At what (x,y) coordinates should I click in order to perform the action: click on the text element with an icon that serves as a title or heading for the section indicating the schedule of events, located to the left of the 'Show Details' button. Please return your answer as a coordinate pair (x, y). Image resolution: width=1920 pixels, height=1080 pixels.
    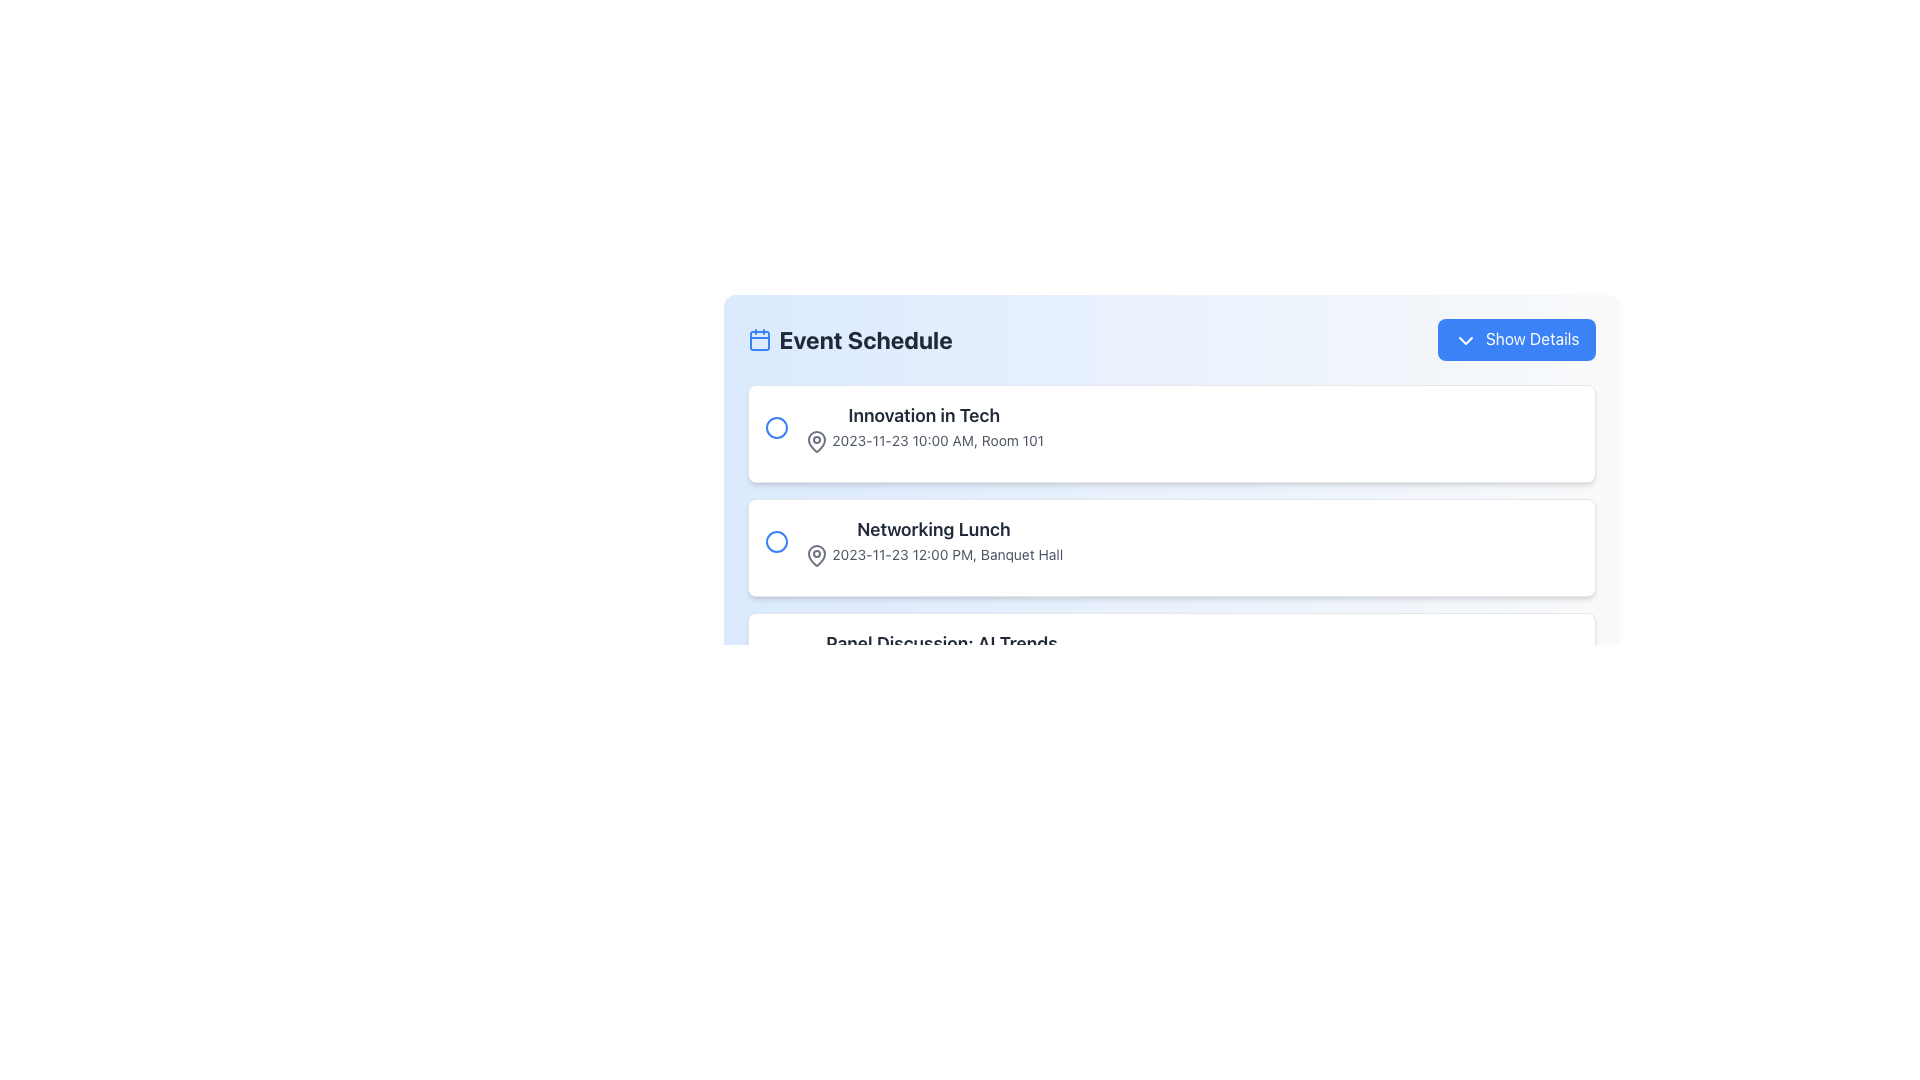
    Looking at the image, I should click on (850, 338).